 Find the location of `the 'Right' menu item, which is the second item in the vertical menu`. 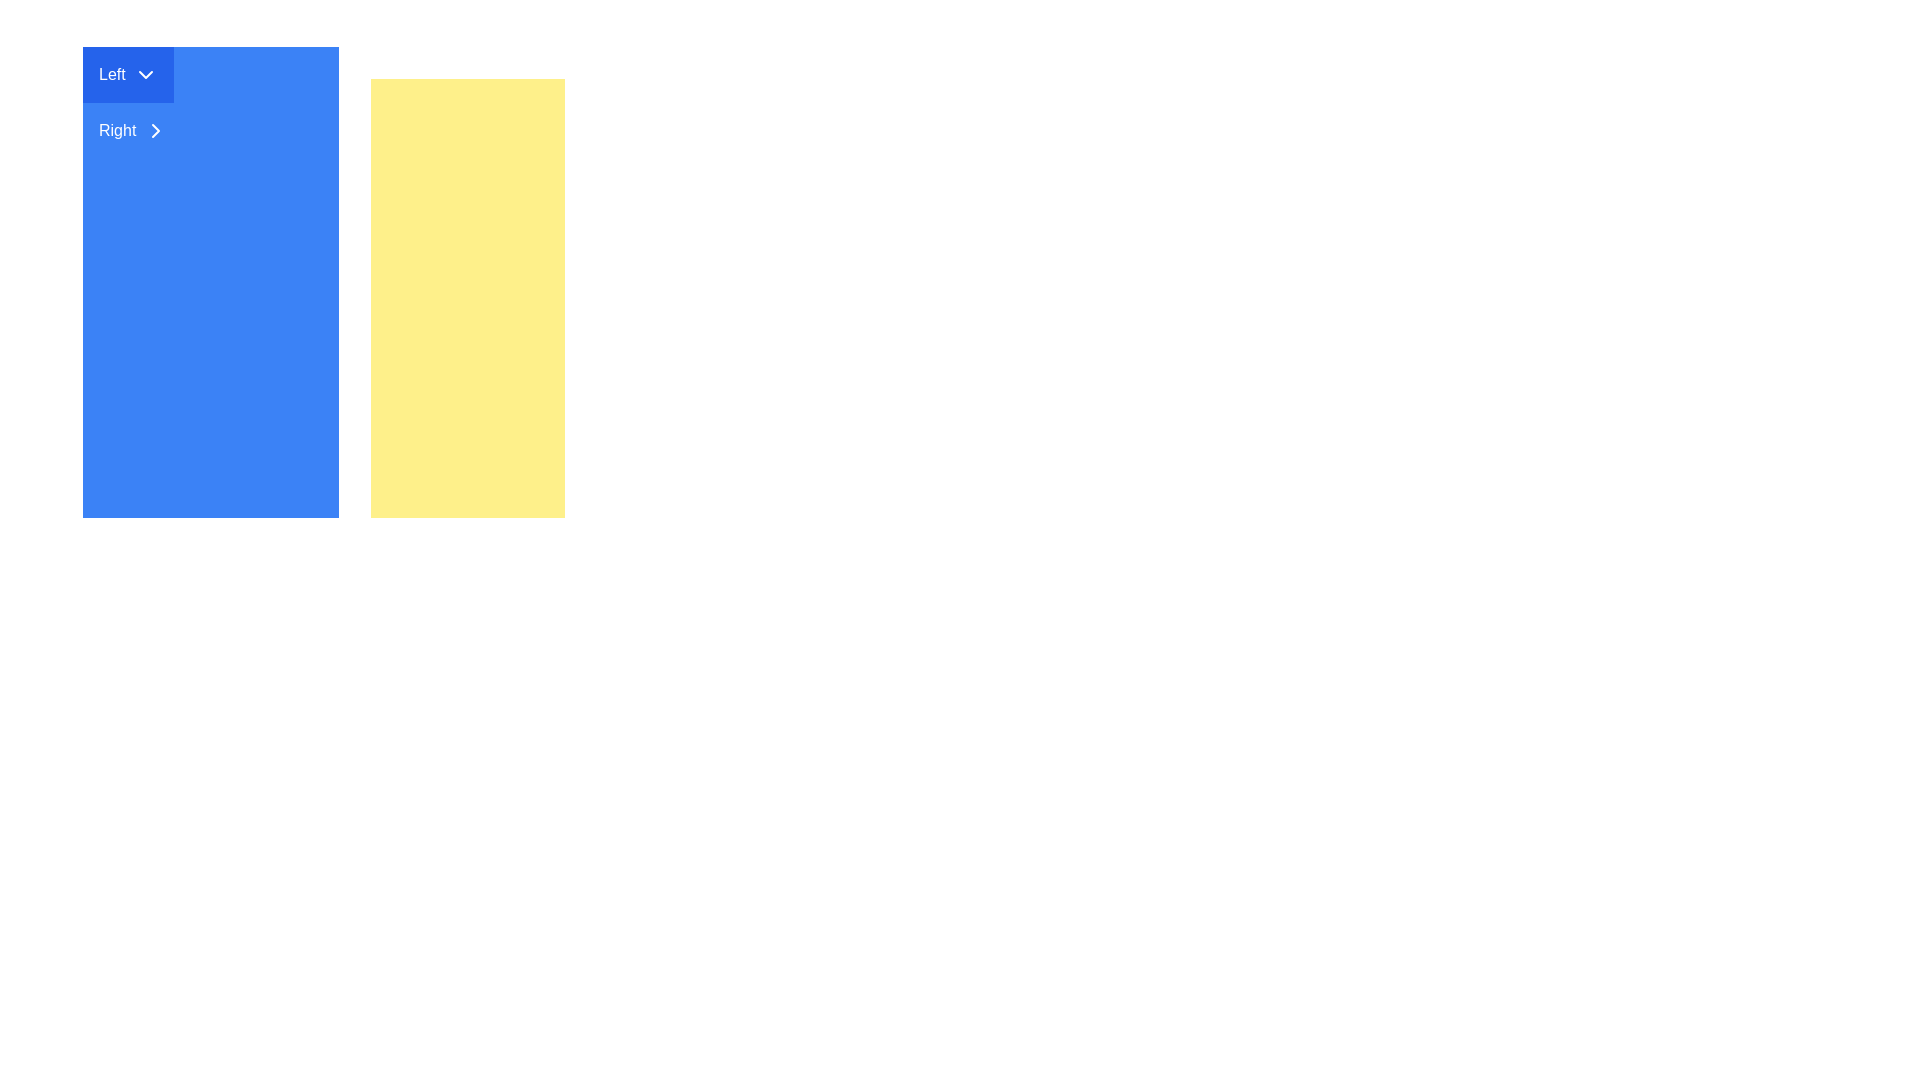

the 'Right' menu item, which is the second item in the vertical menu is located at coordinates (132, 131).